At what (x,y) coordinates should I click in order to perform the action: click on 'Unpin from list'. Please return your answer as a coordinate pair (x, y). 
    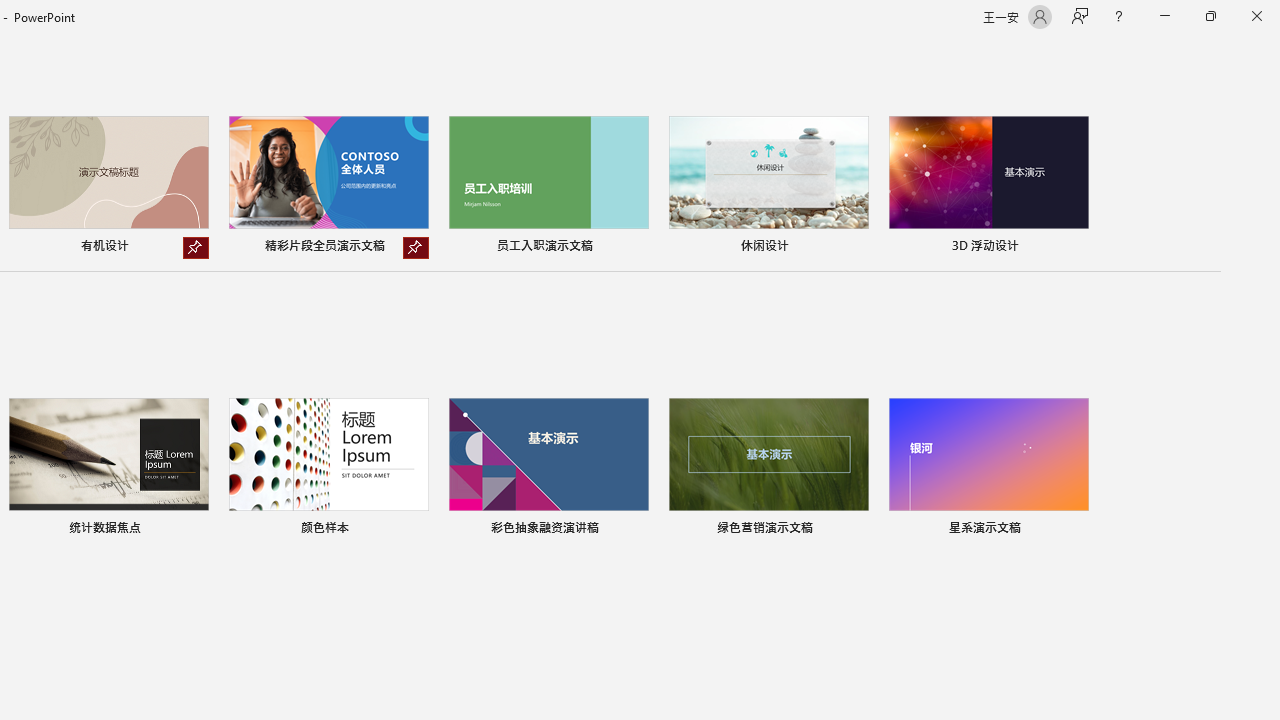
    Looking at the image, I should click on (415, 247).